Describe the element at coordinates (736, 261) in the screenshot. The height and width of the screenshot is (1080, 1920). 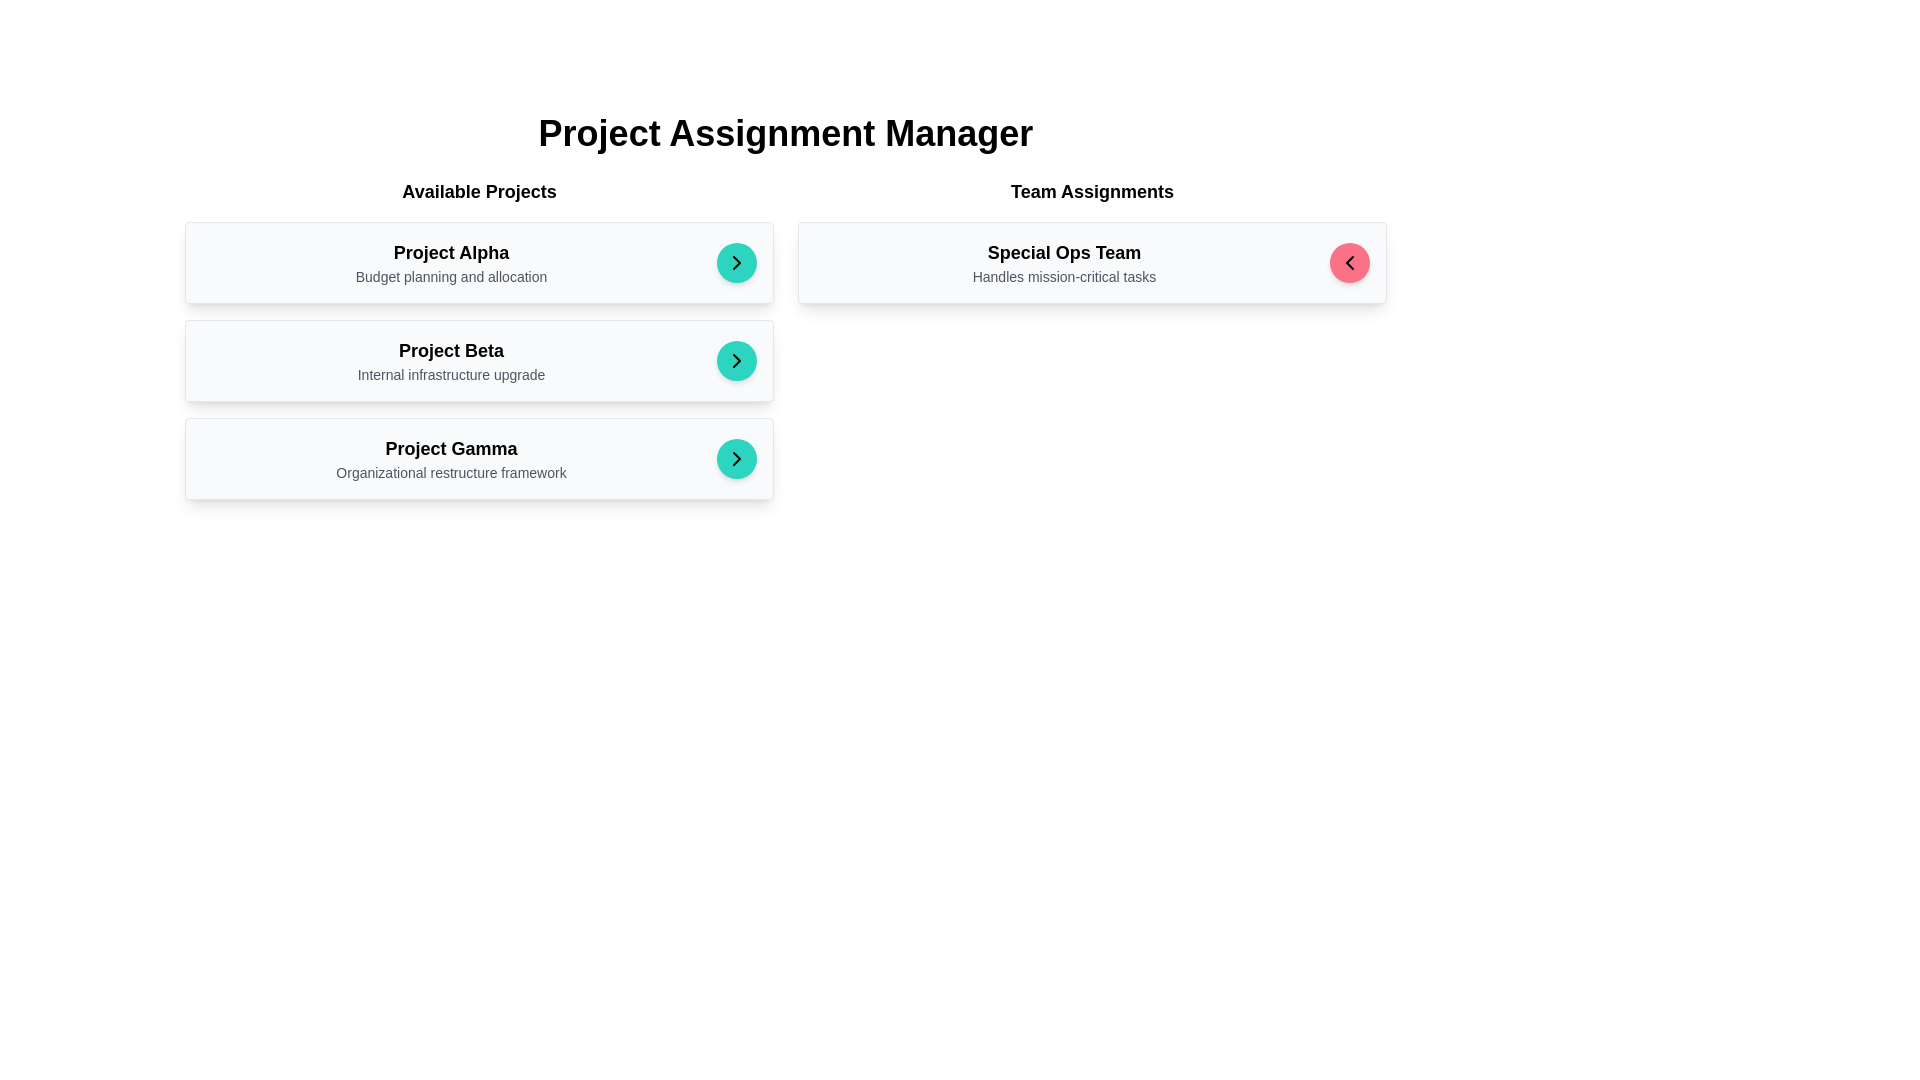
I see `the navigational arrow icon, which is a black arrow-shaped geometric figure on a turquoise circular background` at that location.